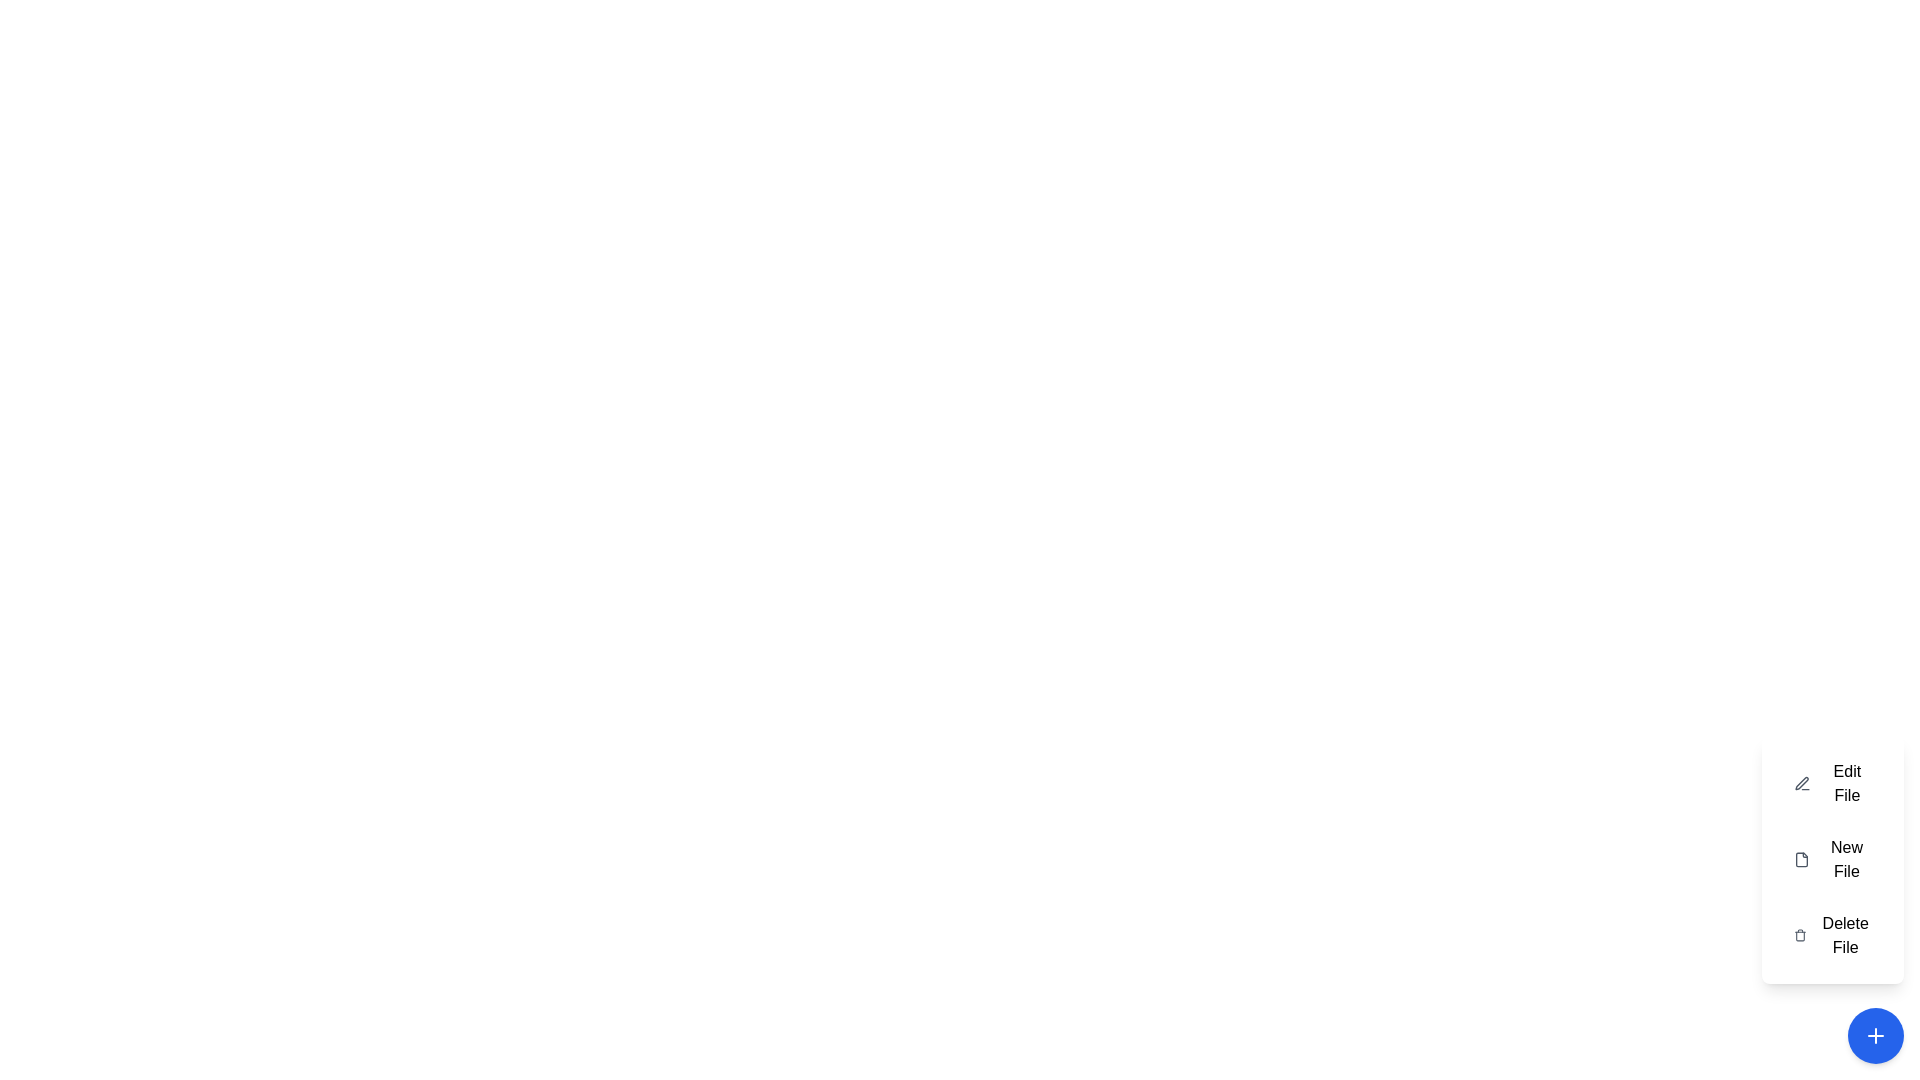 The height and width of the screenshot is (1080, 1920). Describe the element at coordinates (1875, 1035) in the screenshot. I see `the circular blue button with a white plus sign (+) located in the bottom-right corner of the interface` at that location.